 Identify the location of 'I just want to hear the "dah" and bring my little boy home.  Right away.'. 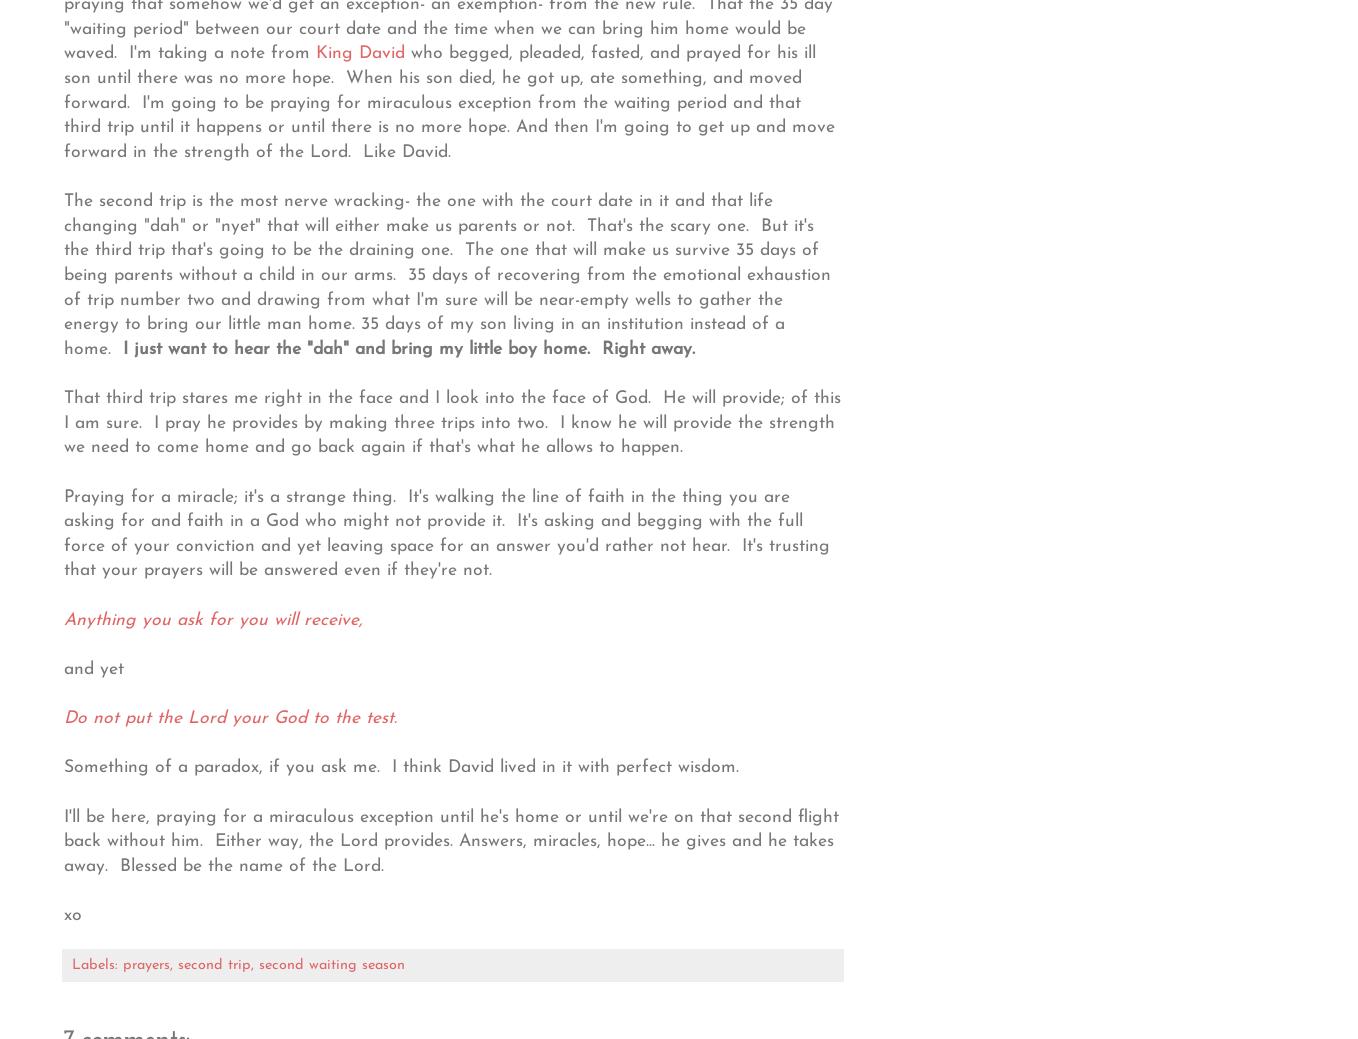
(411, 347).